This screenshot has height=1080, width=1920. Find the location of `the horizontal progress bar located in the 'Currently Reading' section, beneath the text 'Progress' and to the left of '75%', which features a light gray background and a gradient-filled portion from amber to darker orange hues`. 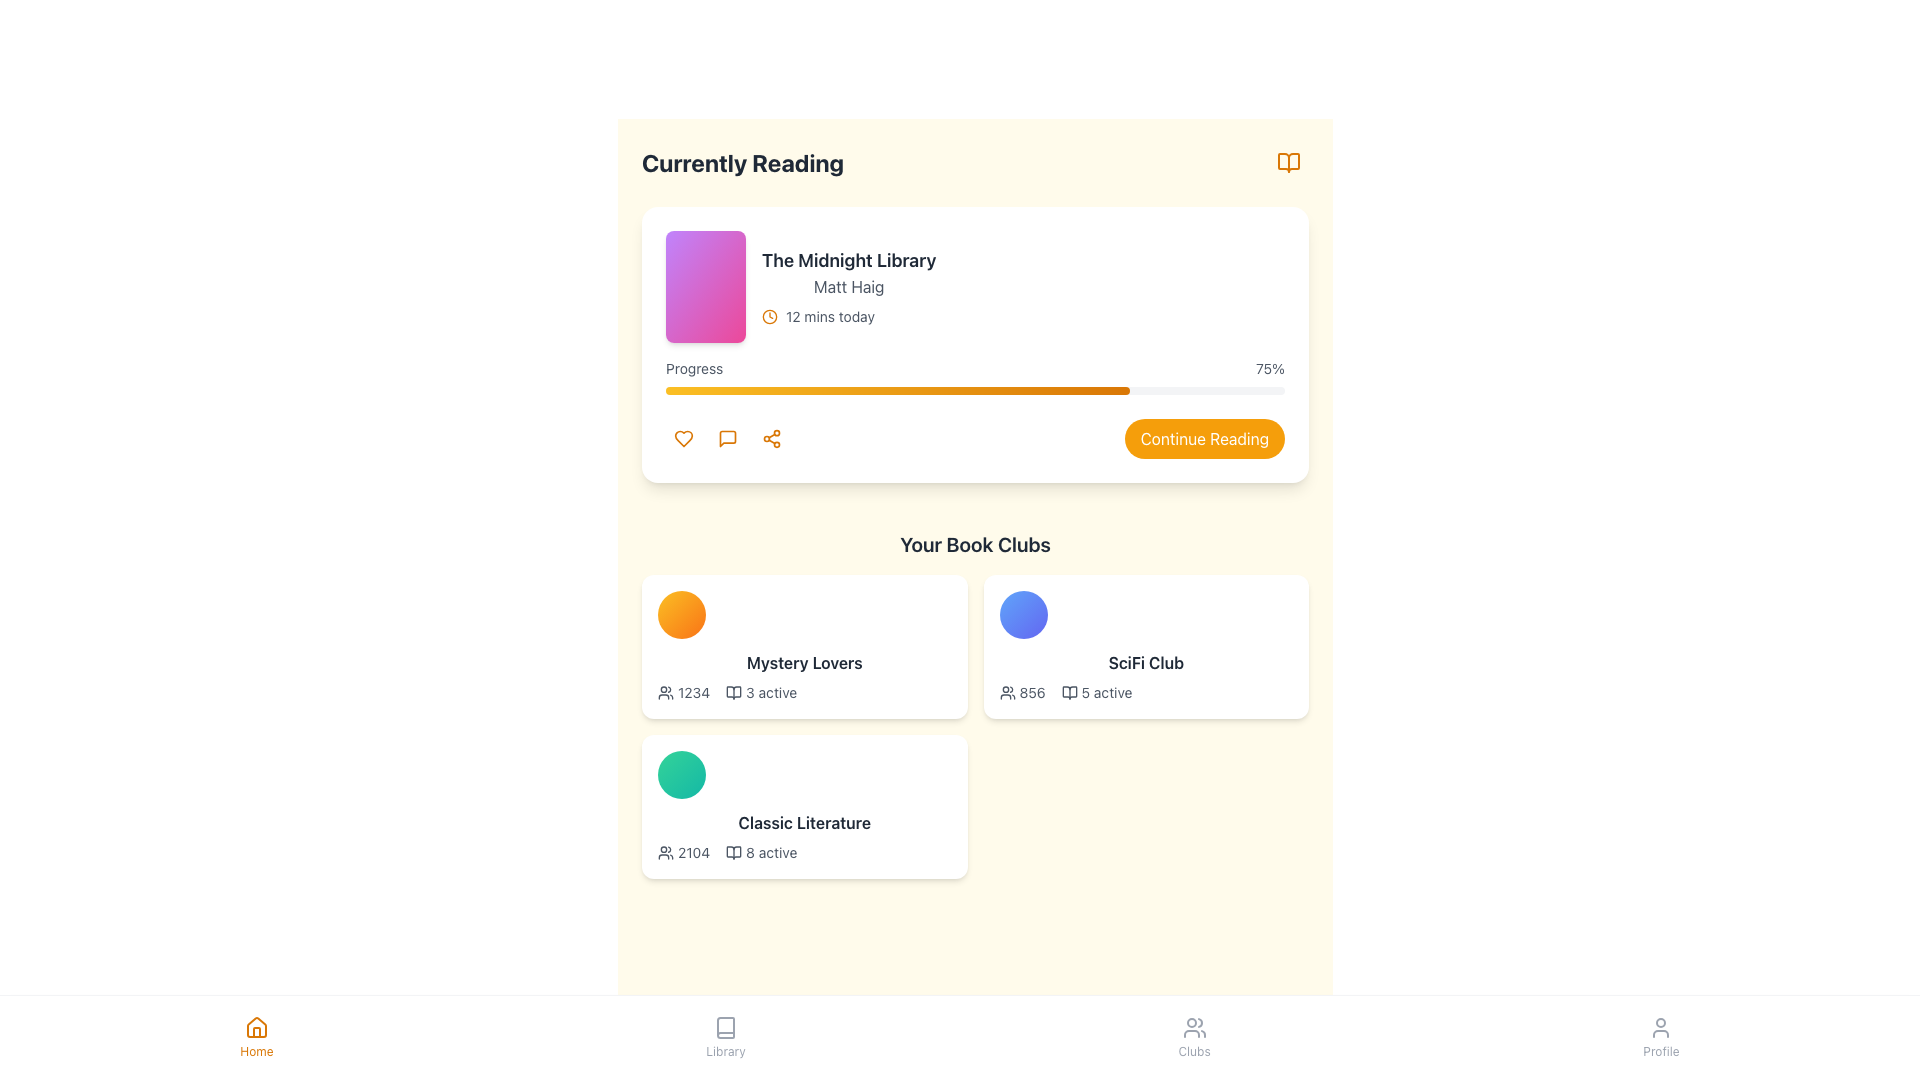

the horizontal progress bar located in the 'Currently Reading' section, beneath the text 'Progress' and to the left of '75%', which features a light gray background and a gradient-filled portion from amber to darker orange hues is located at coordinates (975, 390).